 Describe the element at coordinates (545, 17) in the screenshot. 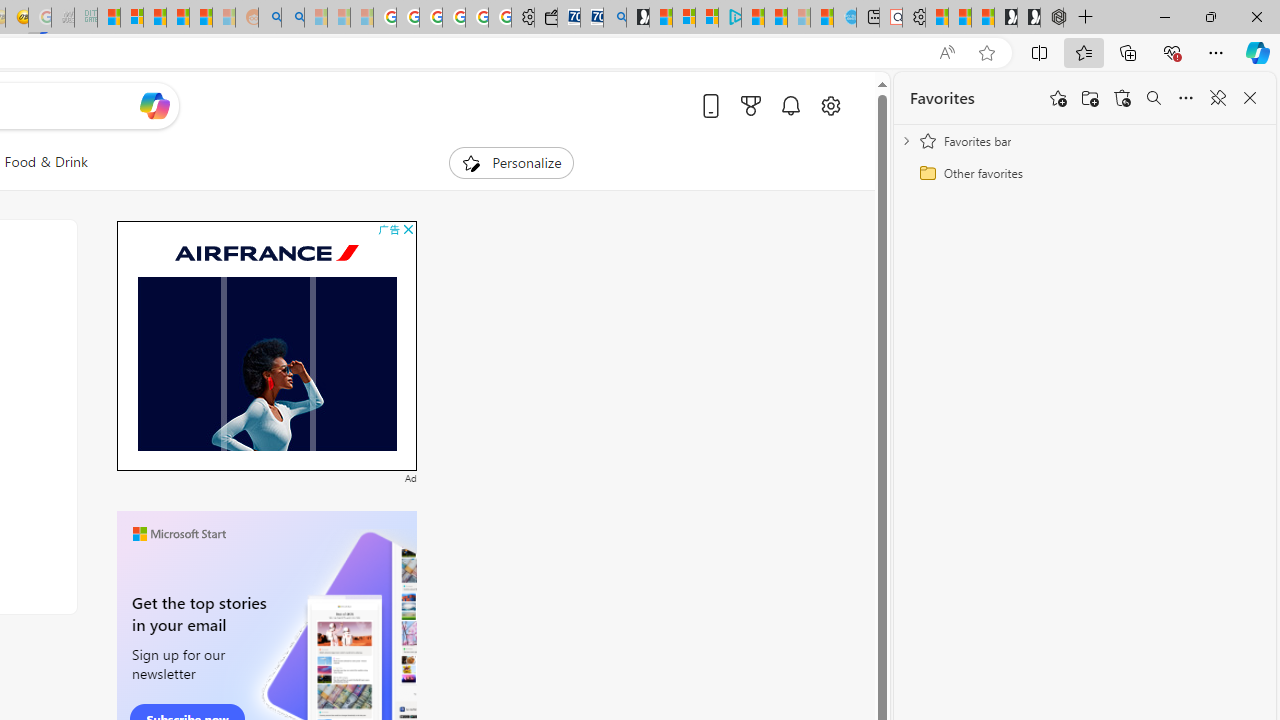

I see `'Wallet'` at that location.